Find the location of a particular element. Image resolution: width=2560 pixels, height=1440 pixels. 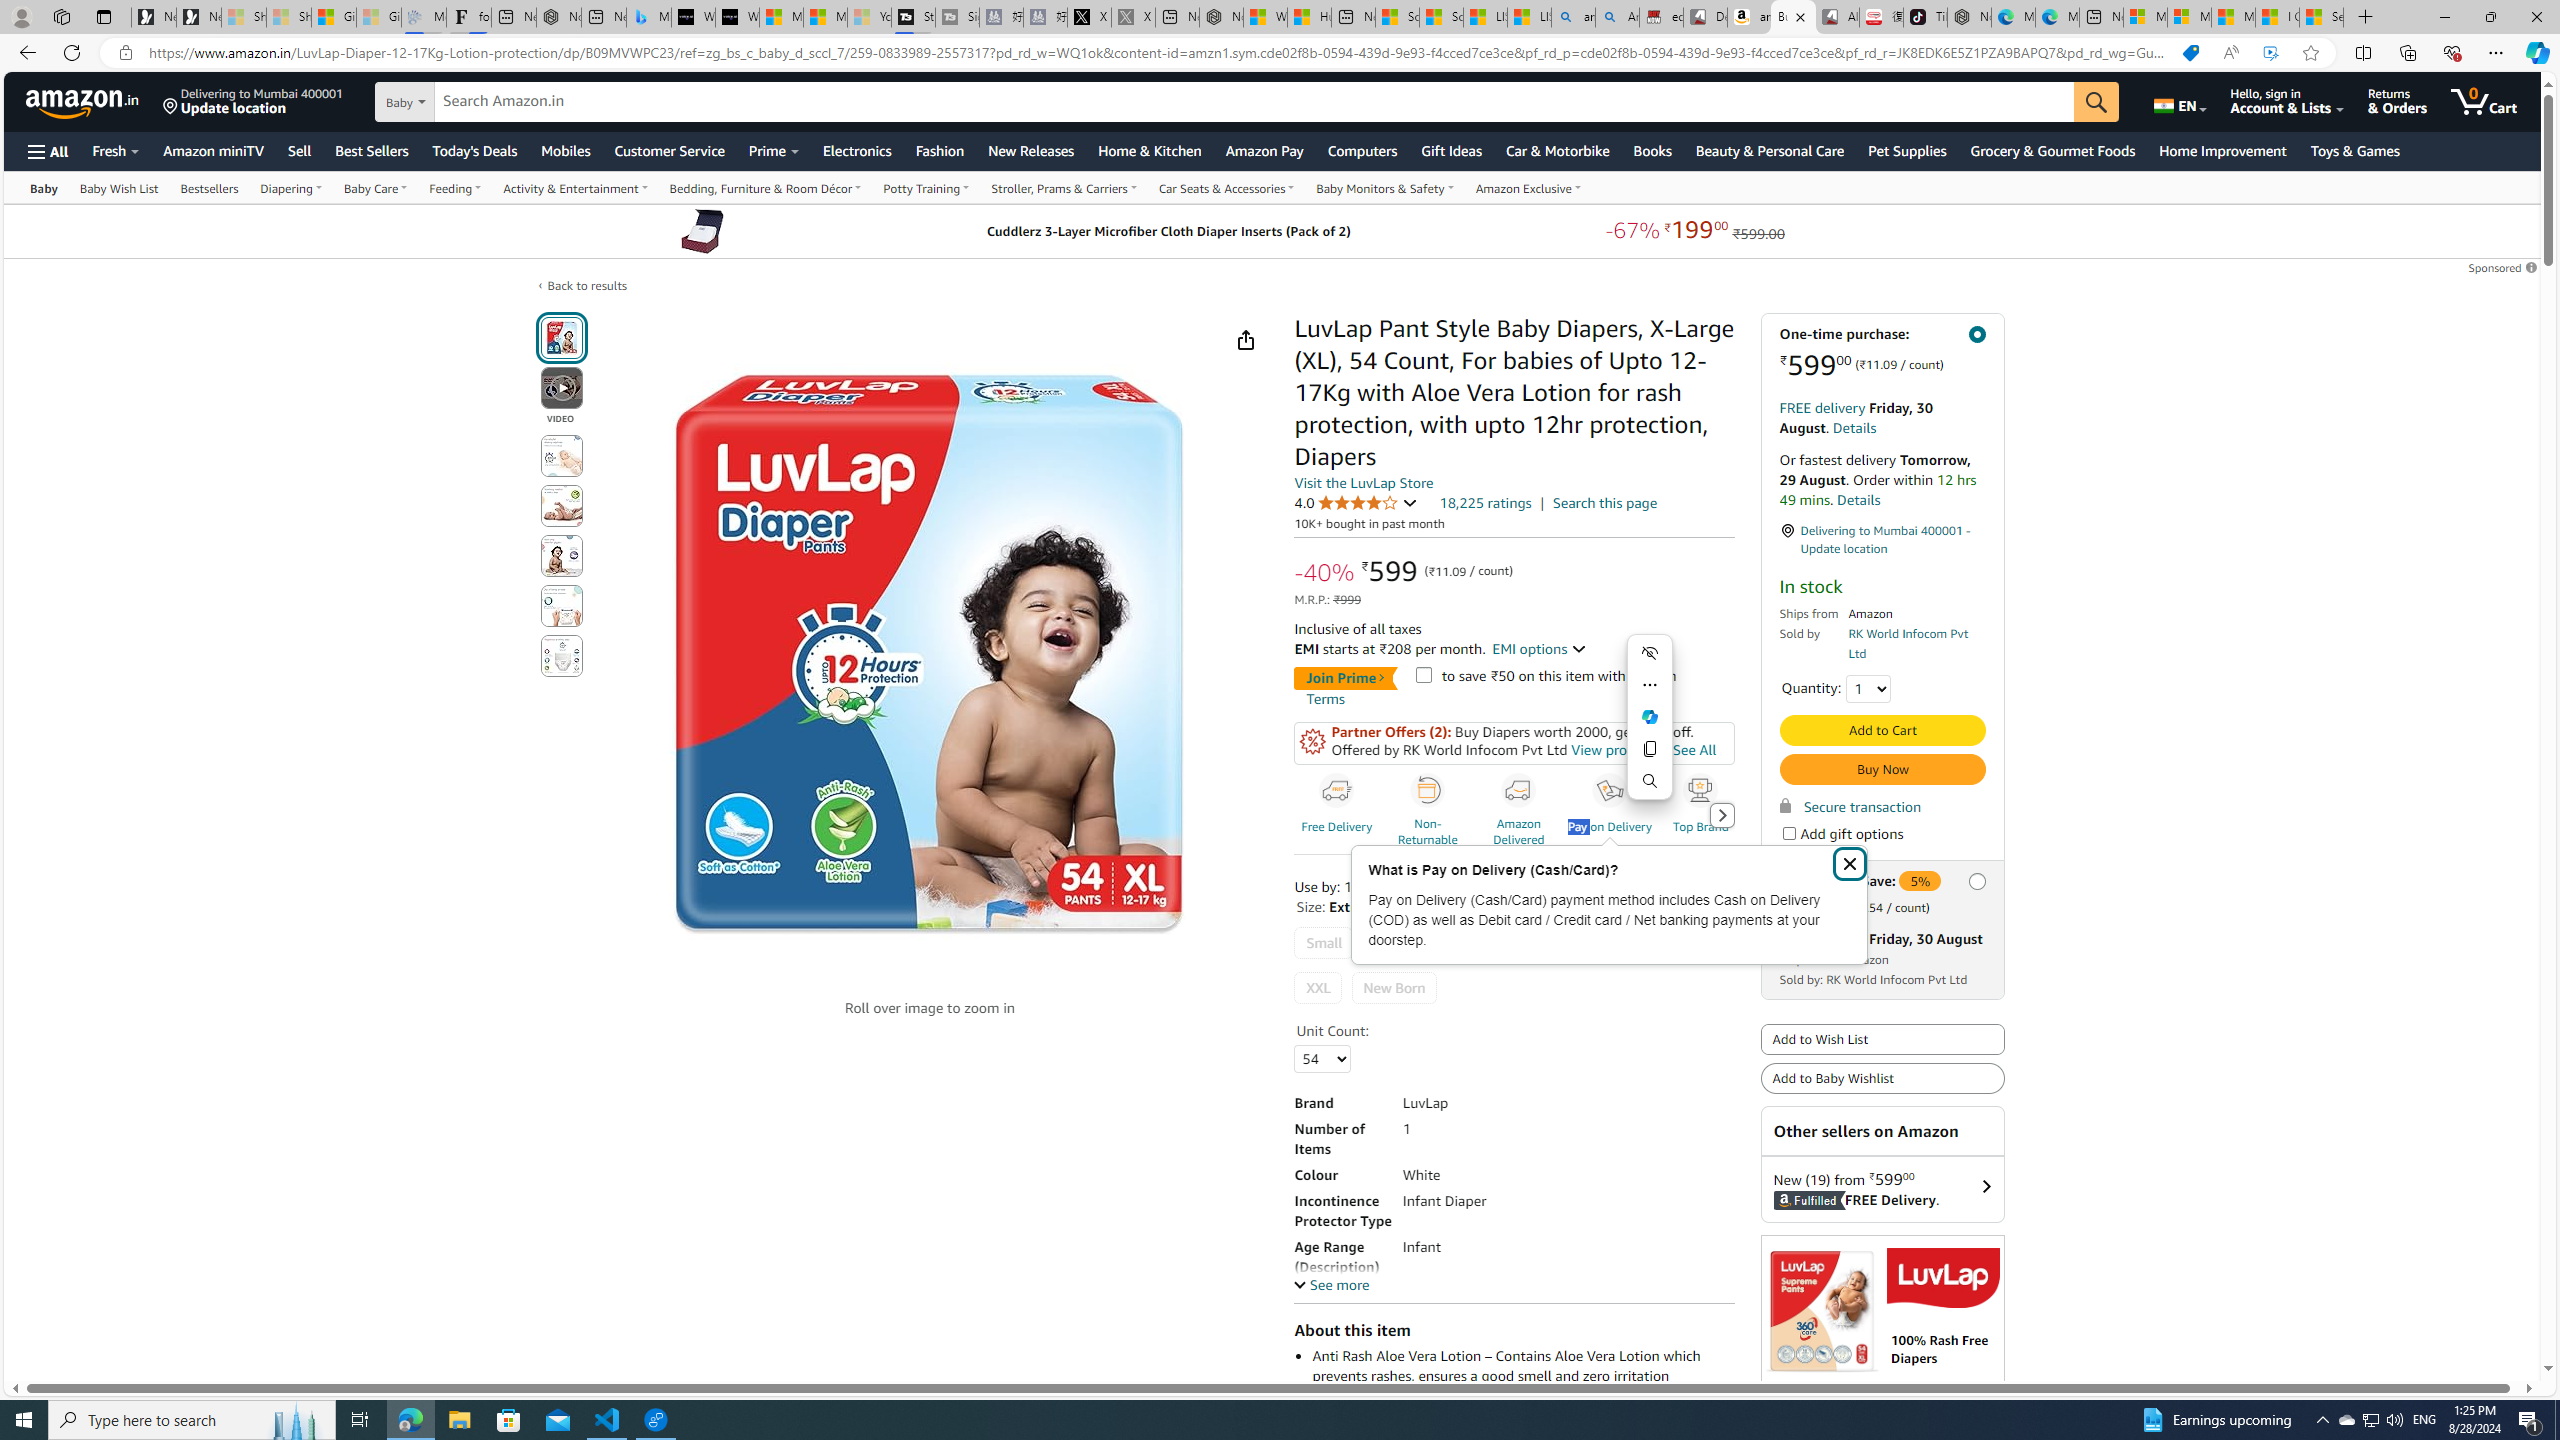

'Amazon Echo Dot PNG - Search Images' is located at coordinates (1617, 16).